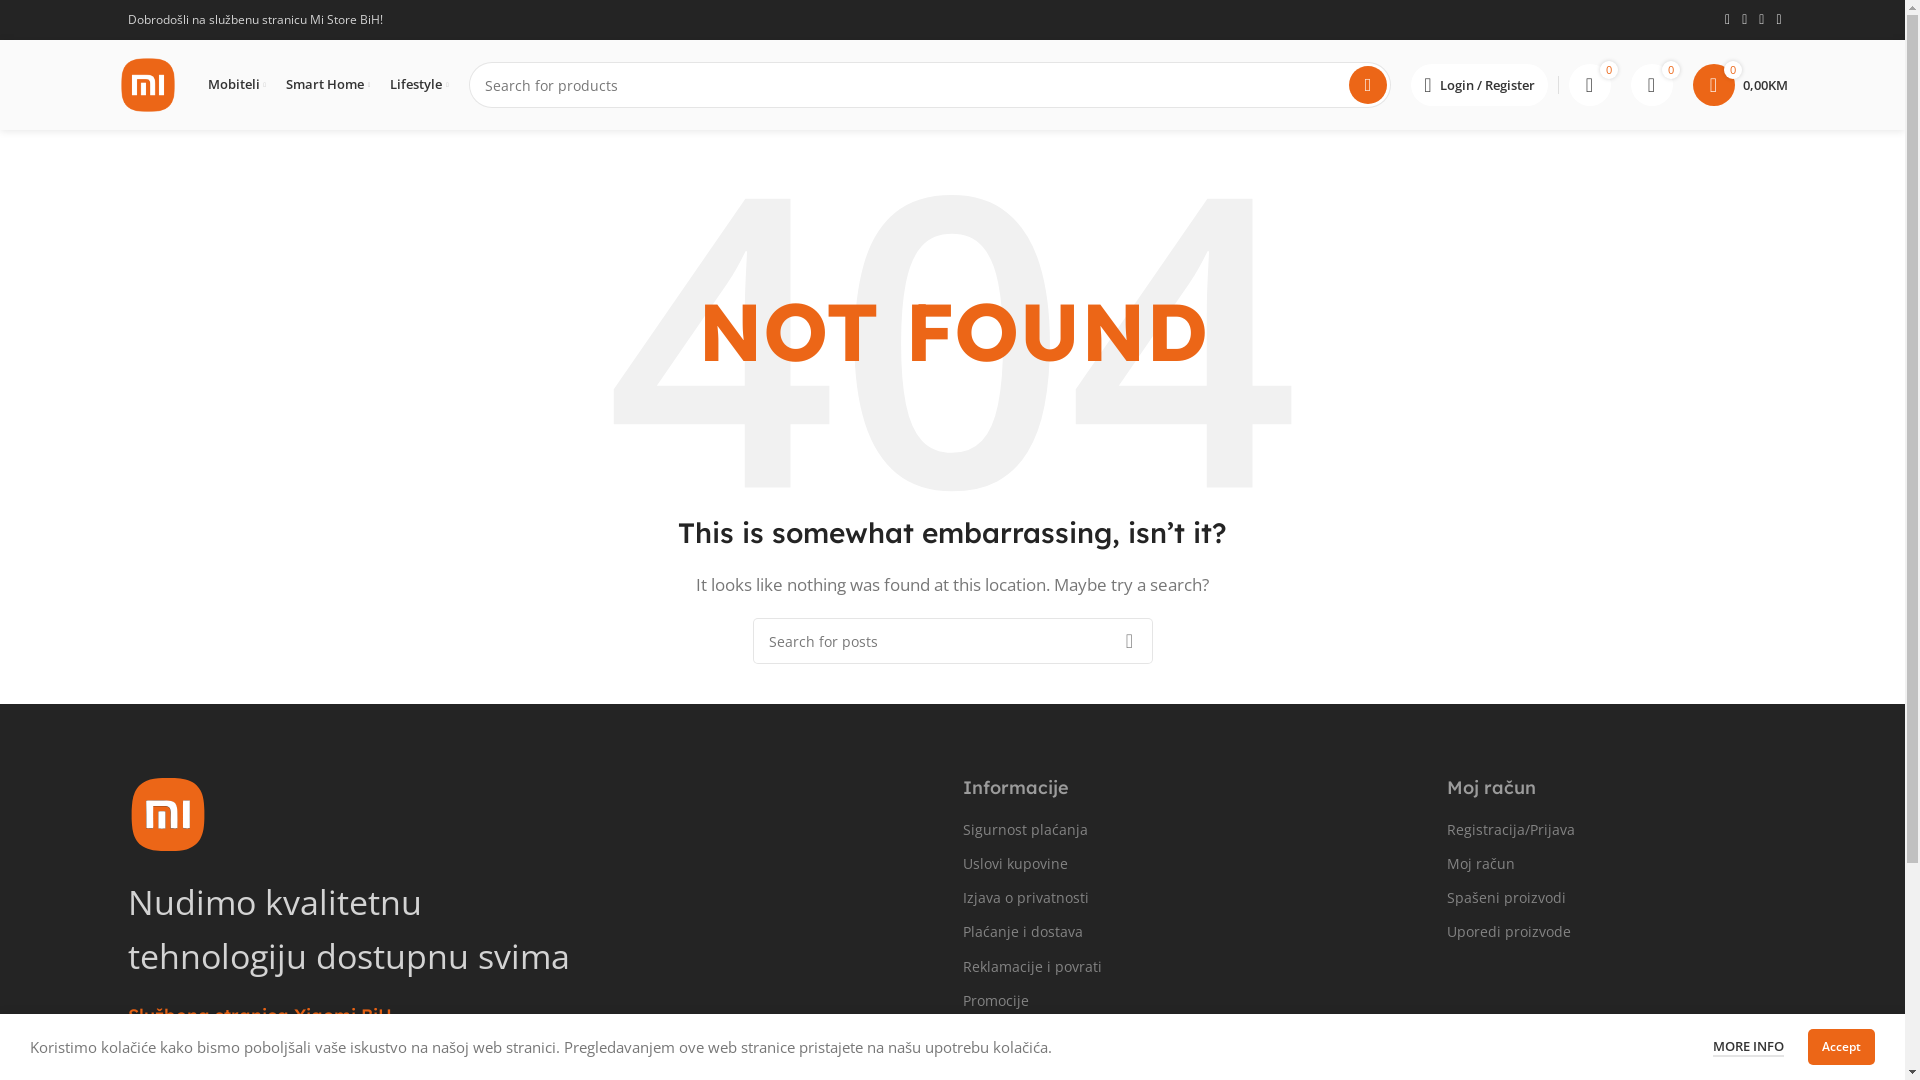 This screenshot has width=1920, height=1080. I want to click on '0', so click(1587, 83).